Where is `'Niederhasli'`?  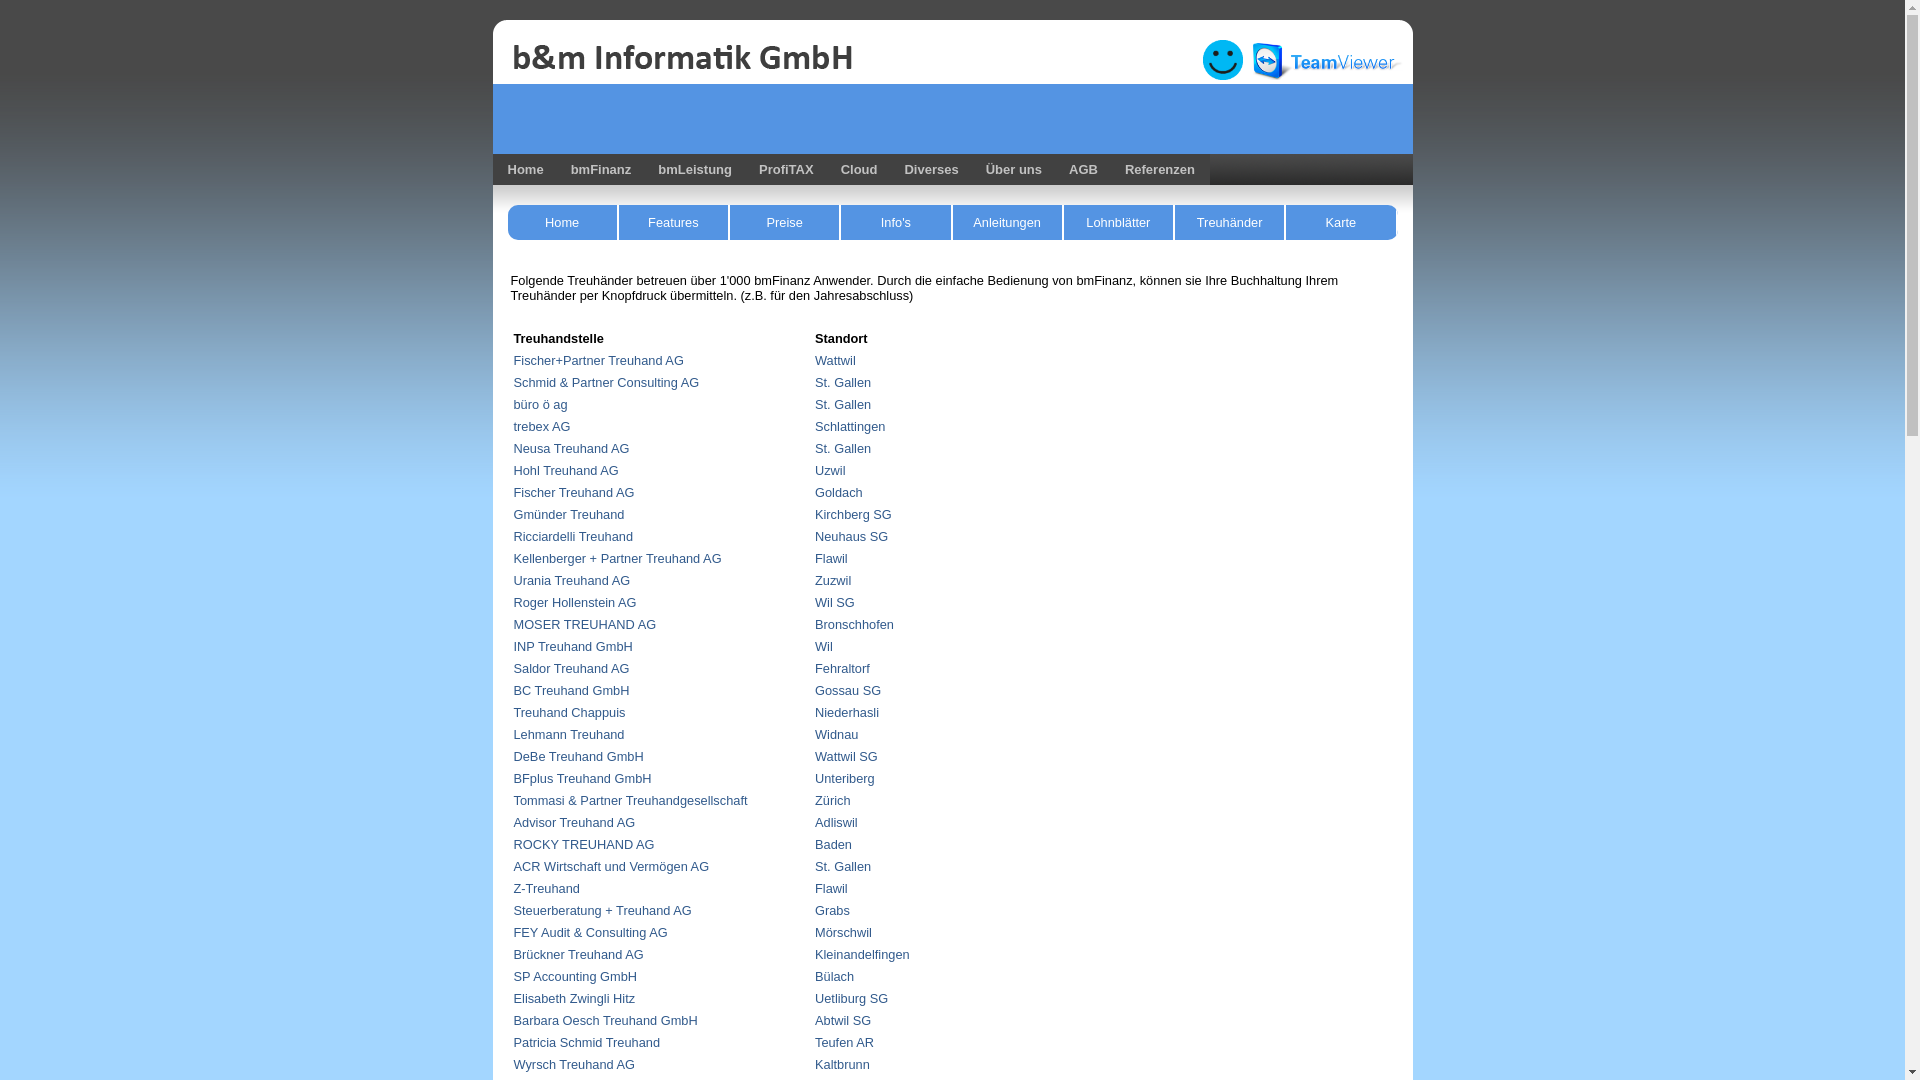 'Niederhasli' is located at coordinates (815, 711).